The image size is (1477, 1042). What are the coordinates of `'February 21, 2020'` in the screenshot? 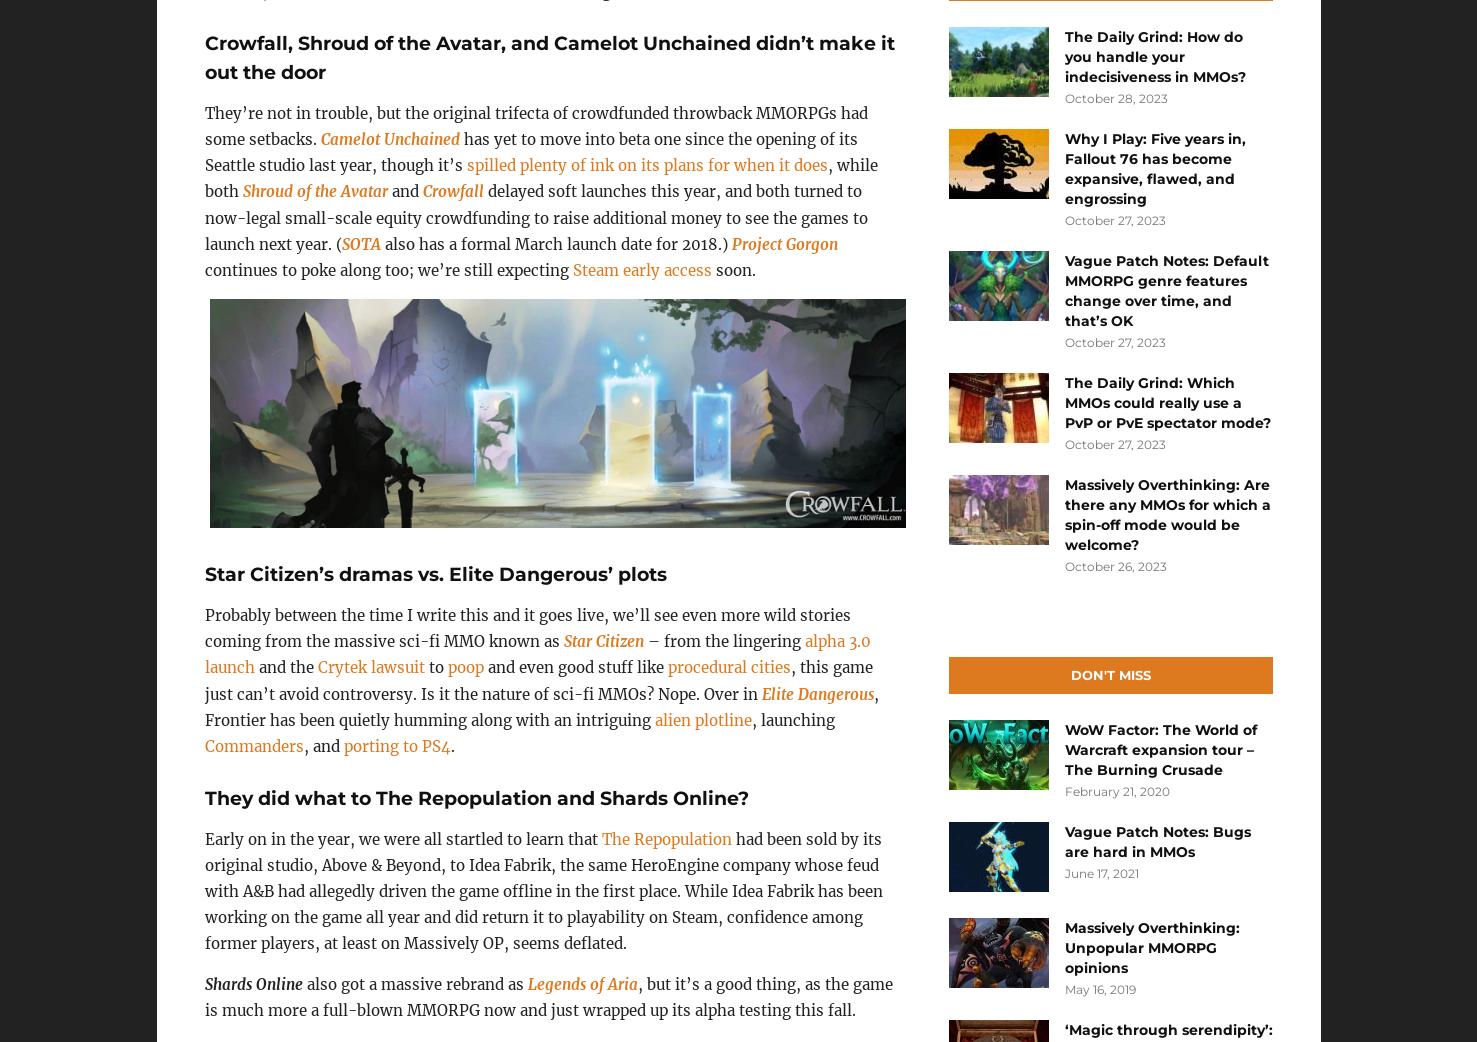 It's located at (1116, 791).